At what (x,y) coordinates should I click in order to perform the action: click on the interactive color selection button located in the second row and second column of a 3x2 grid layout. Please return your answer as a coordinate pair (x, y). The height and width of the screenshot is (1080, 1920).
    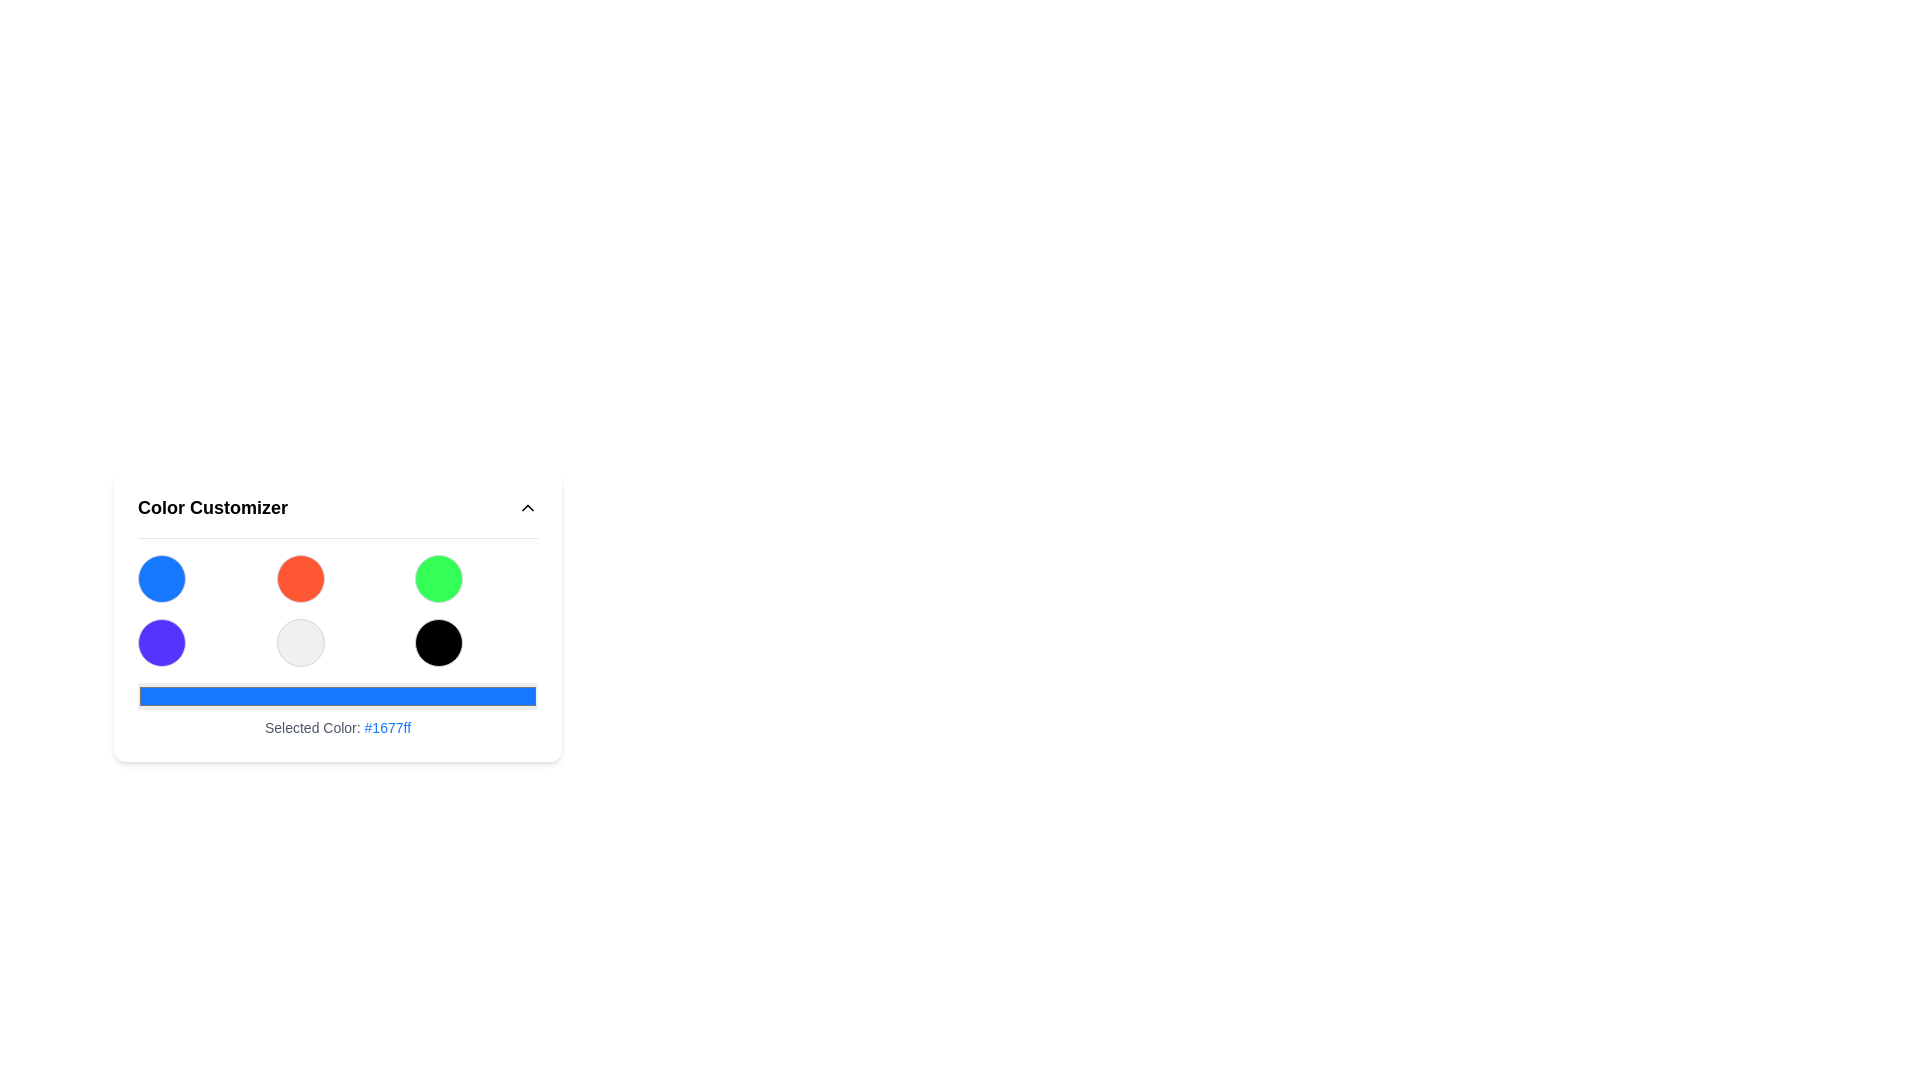
    Looking at the image, I should click on (299, 643).